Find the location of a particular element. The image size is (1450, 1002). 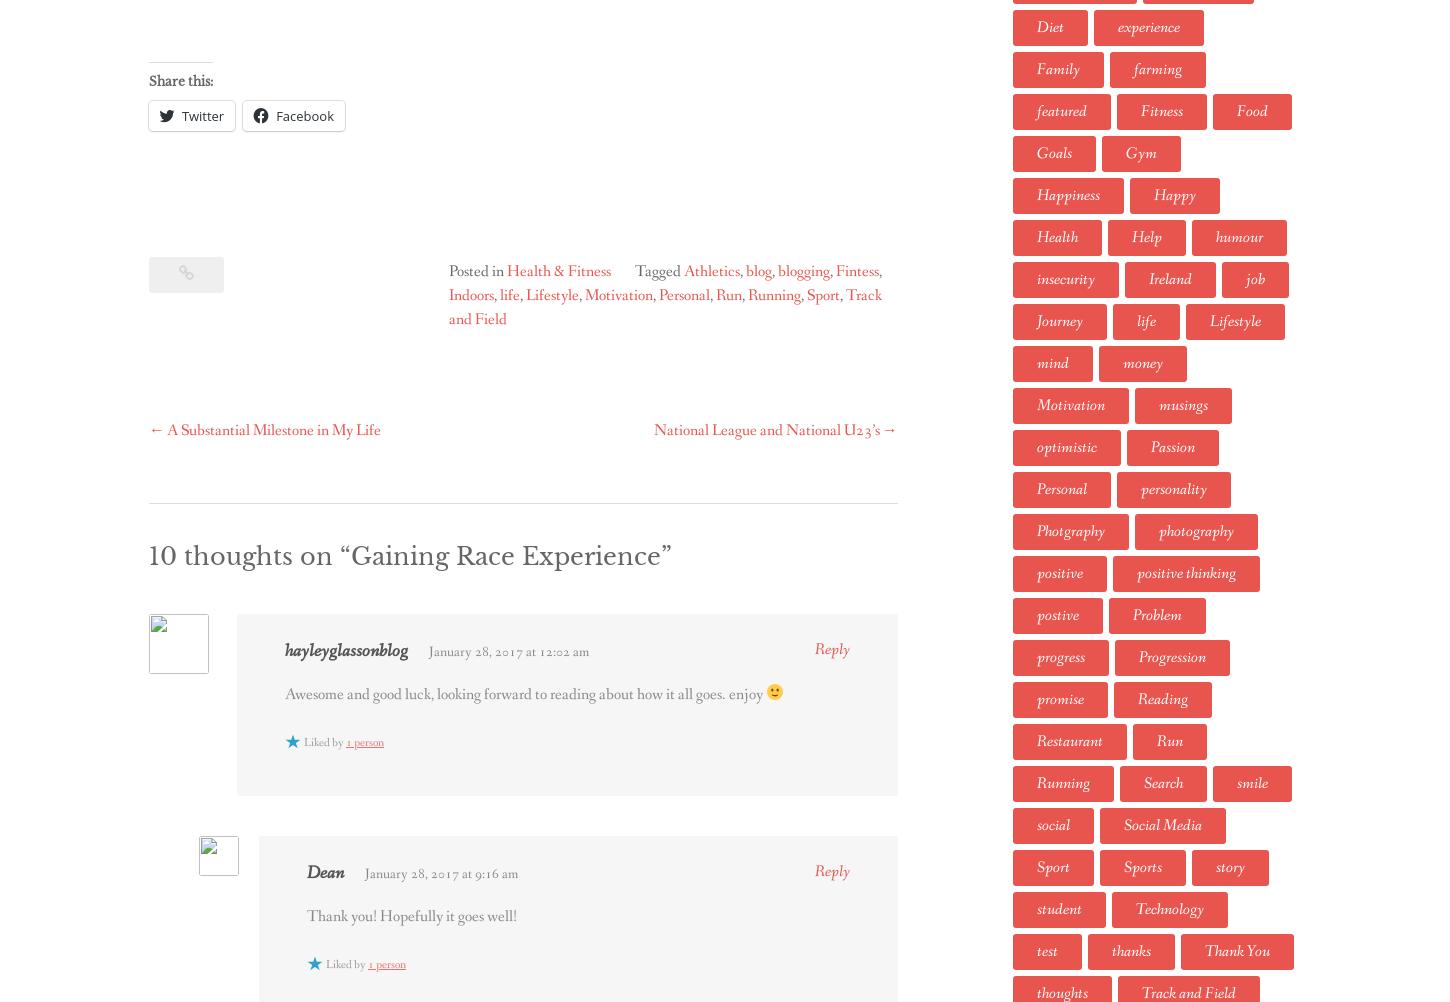

'Health' is located at coordinates (1037, 236).